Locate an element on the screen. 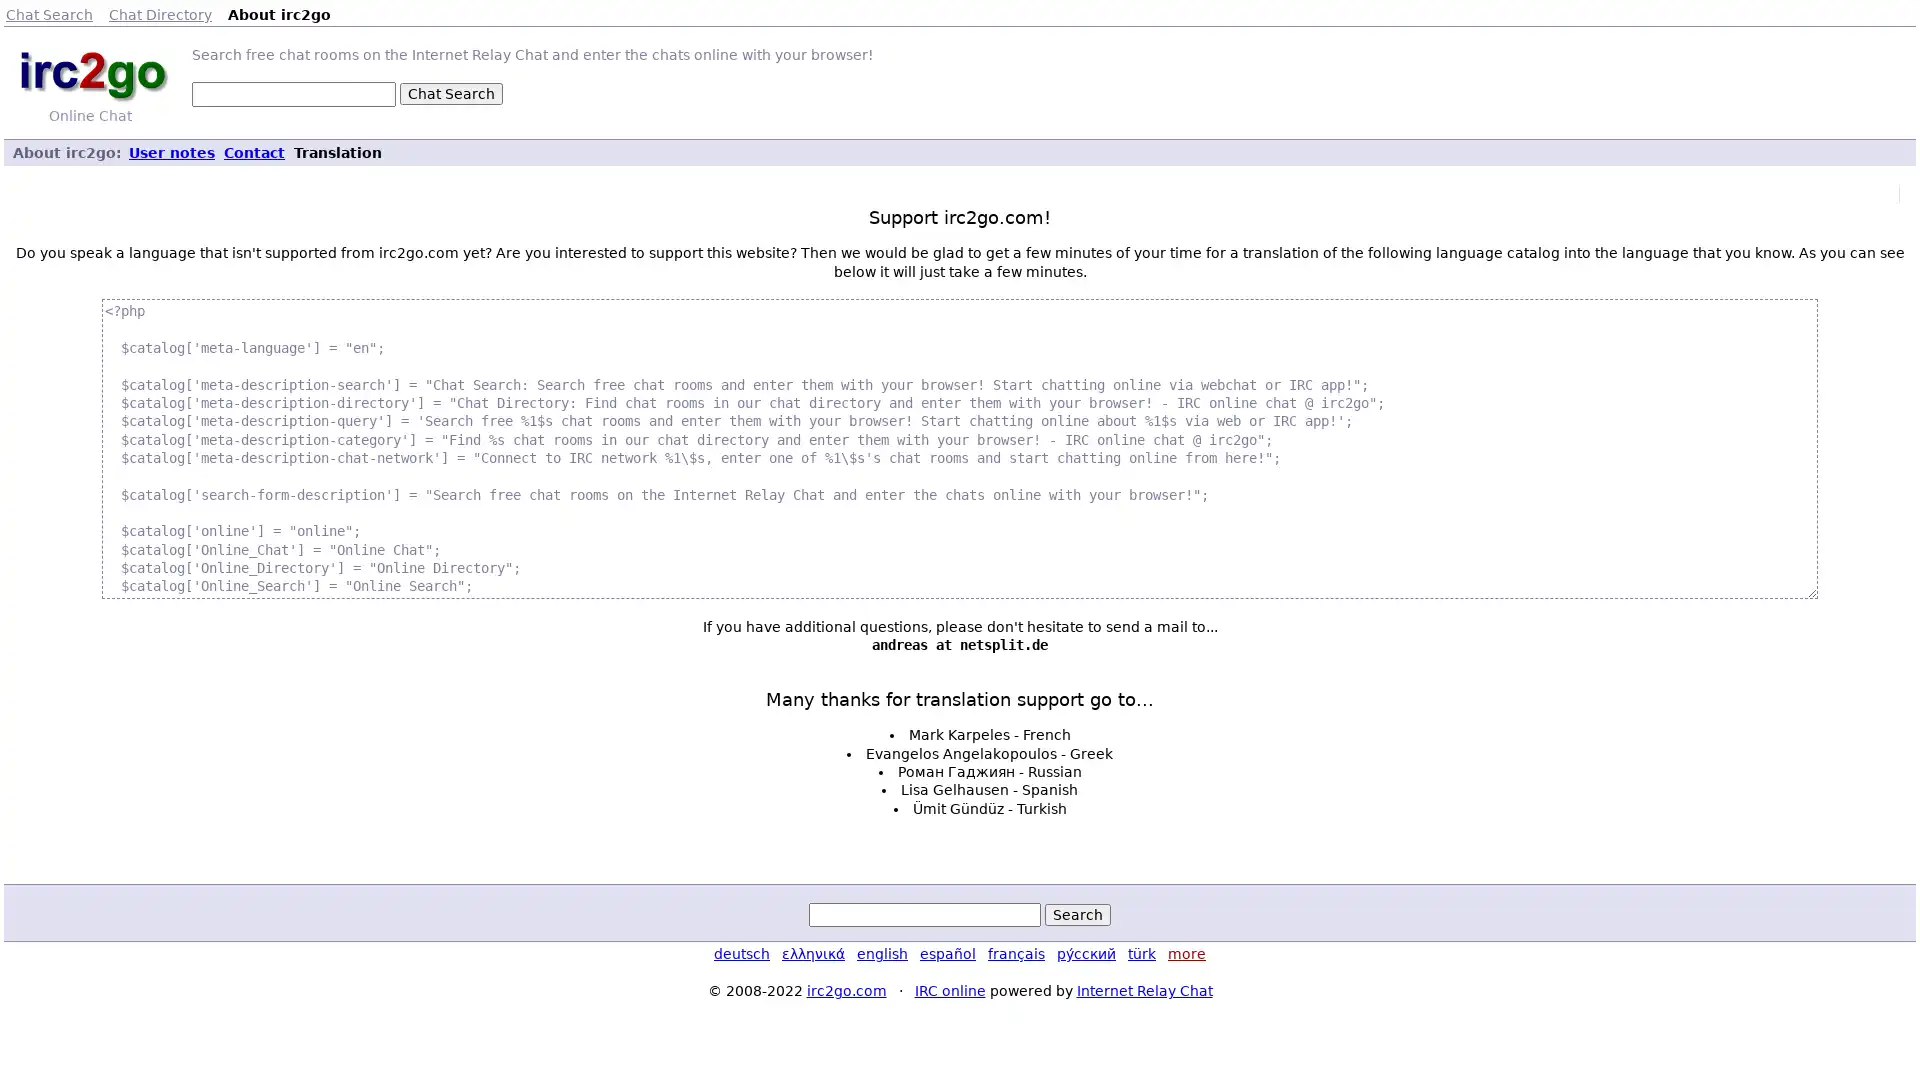 The height and width of the screenshot is (1080, 1920). Chat Search is located at coordinates (450, 93).